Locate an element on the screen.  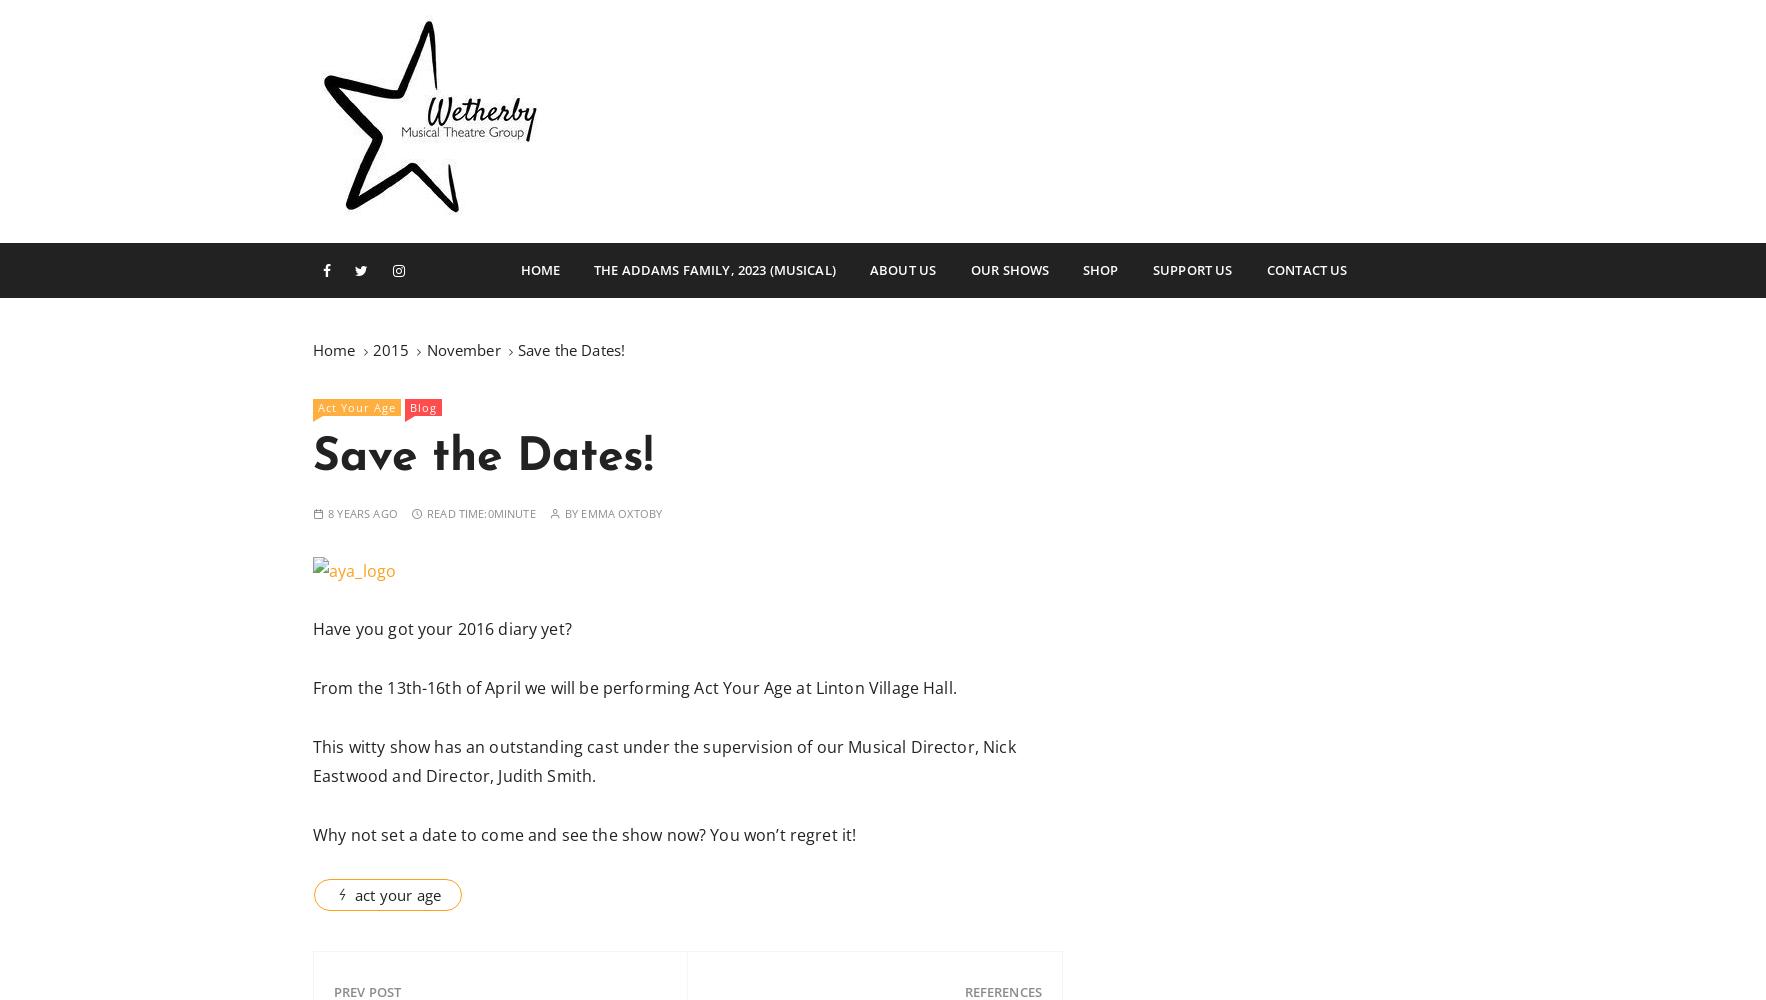
'8 years ago' is located at coordinates (361, 512).